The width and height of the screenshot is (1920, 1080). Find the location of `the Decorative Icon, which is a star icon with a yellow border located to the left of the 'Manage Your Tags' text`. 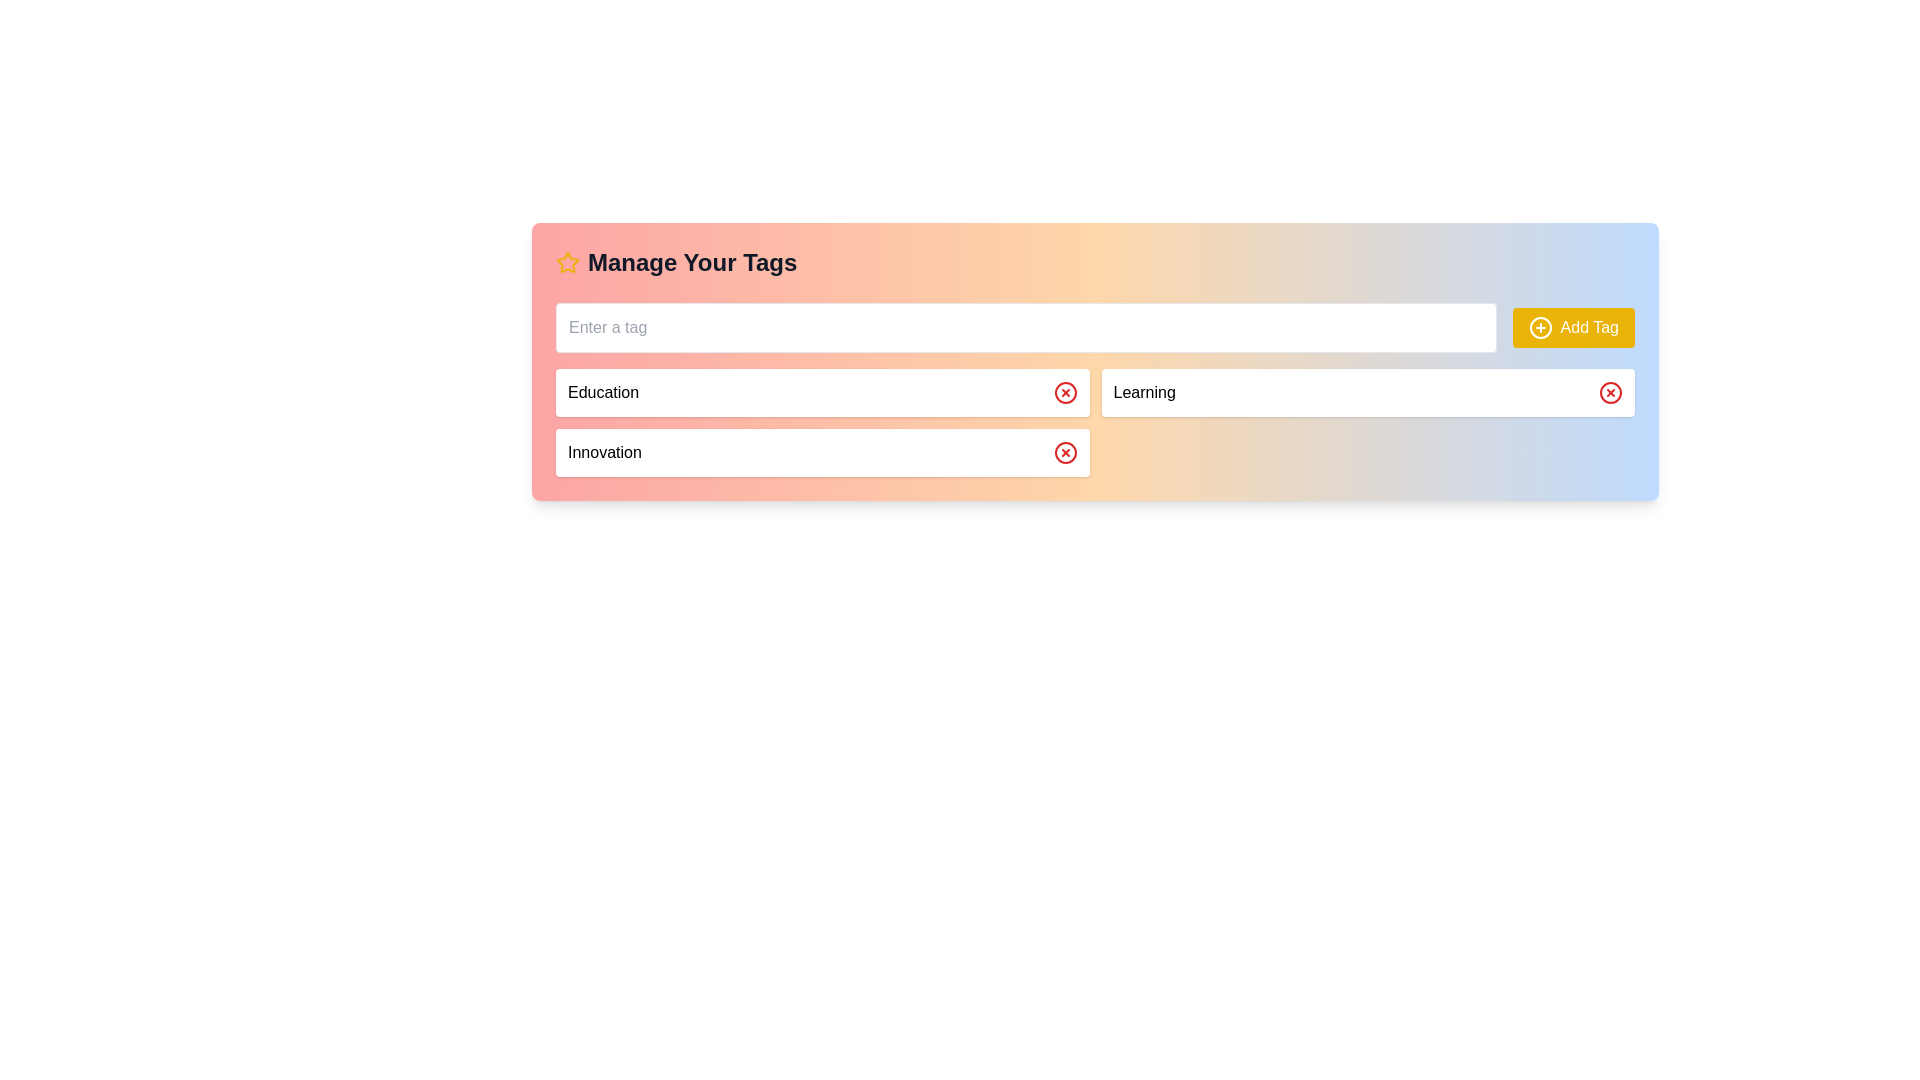

the Decorative Icon, which is a star icon with a yellow border located to the left of the 'Manage Your Tags' text is located at coordinates (566, 261).